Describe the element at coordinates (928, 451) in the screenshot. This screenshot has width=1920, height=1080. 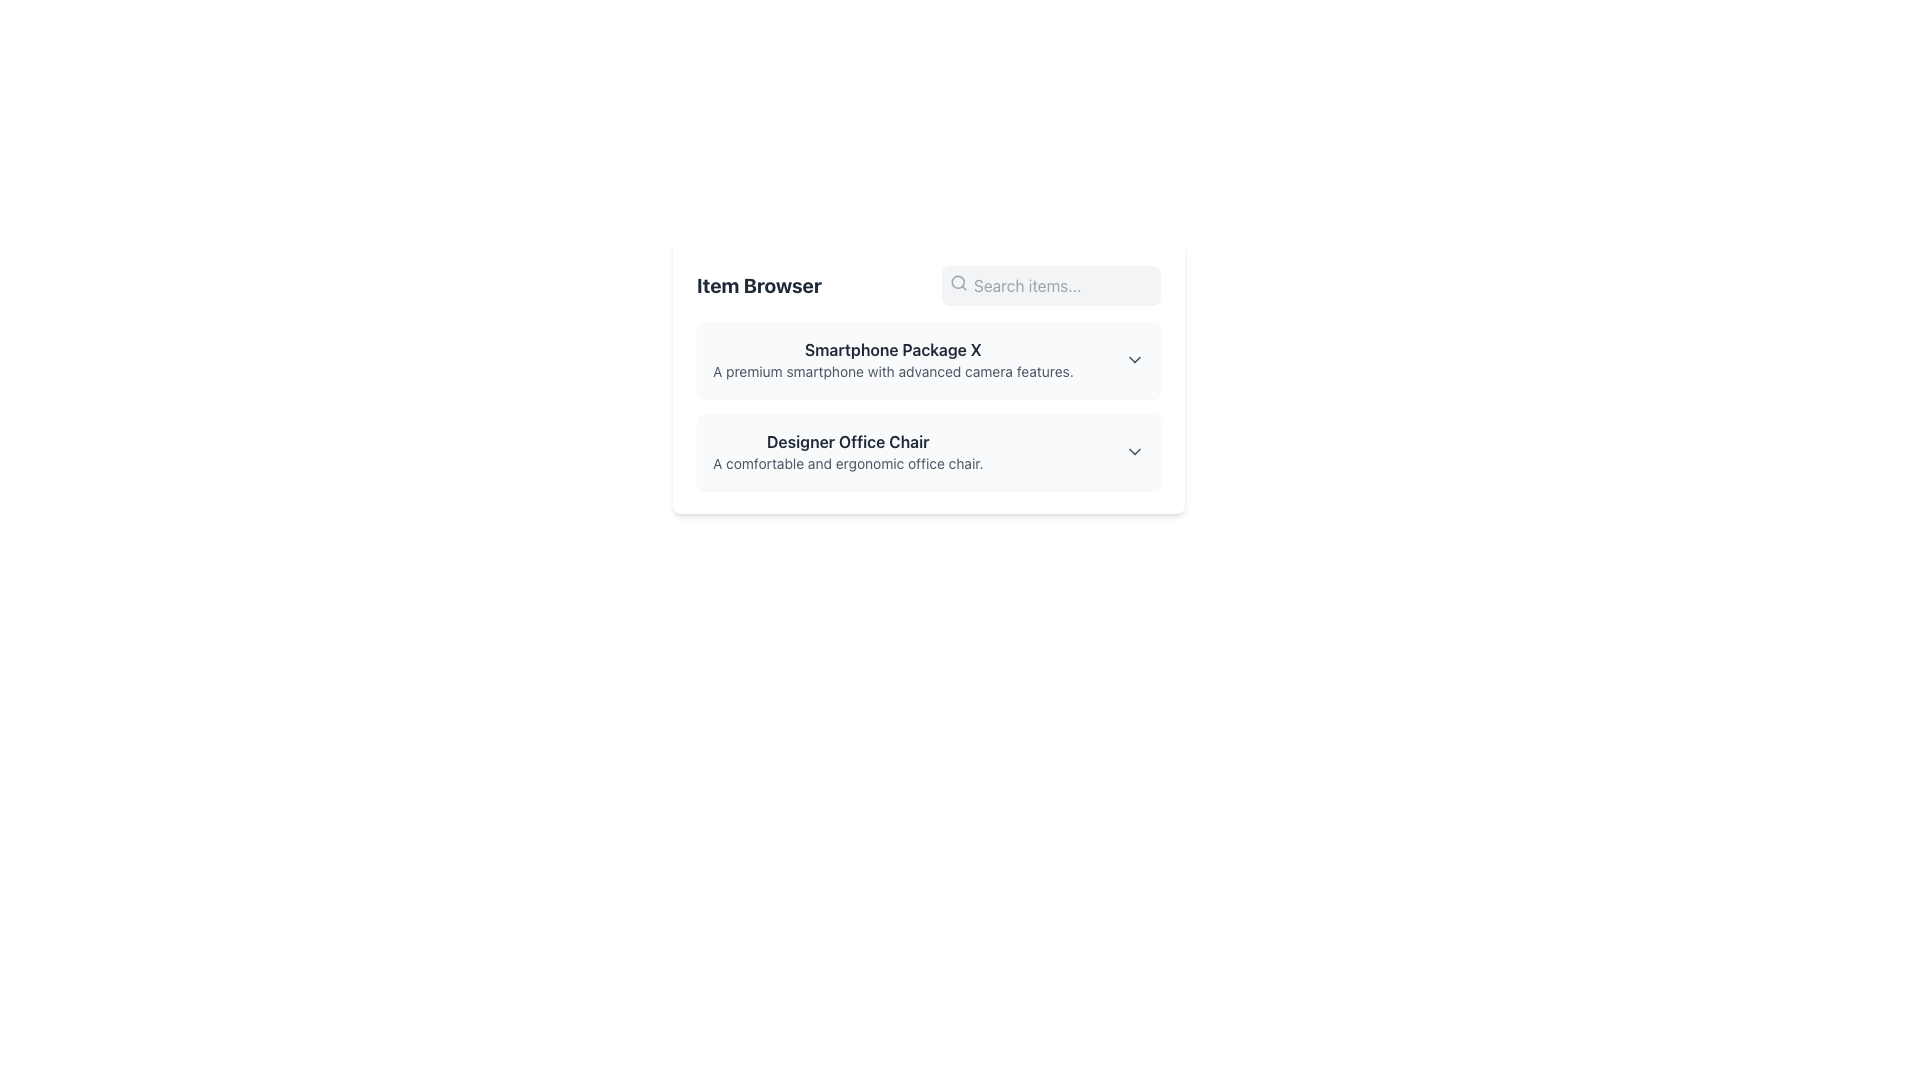
I see `the 'Designer Office Chair' item card located in the Item Browser` at that location.